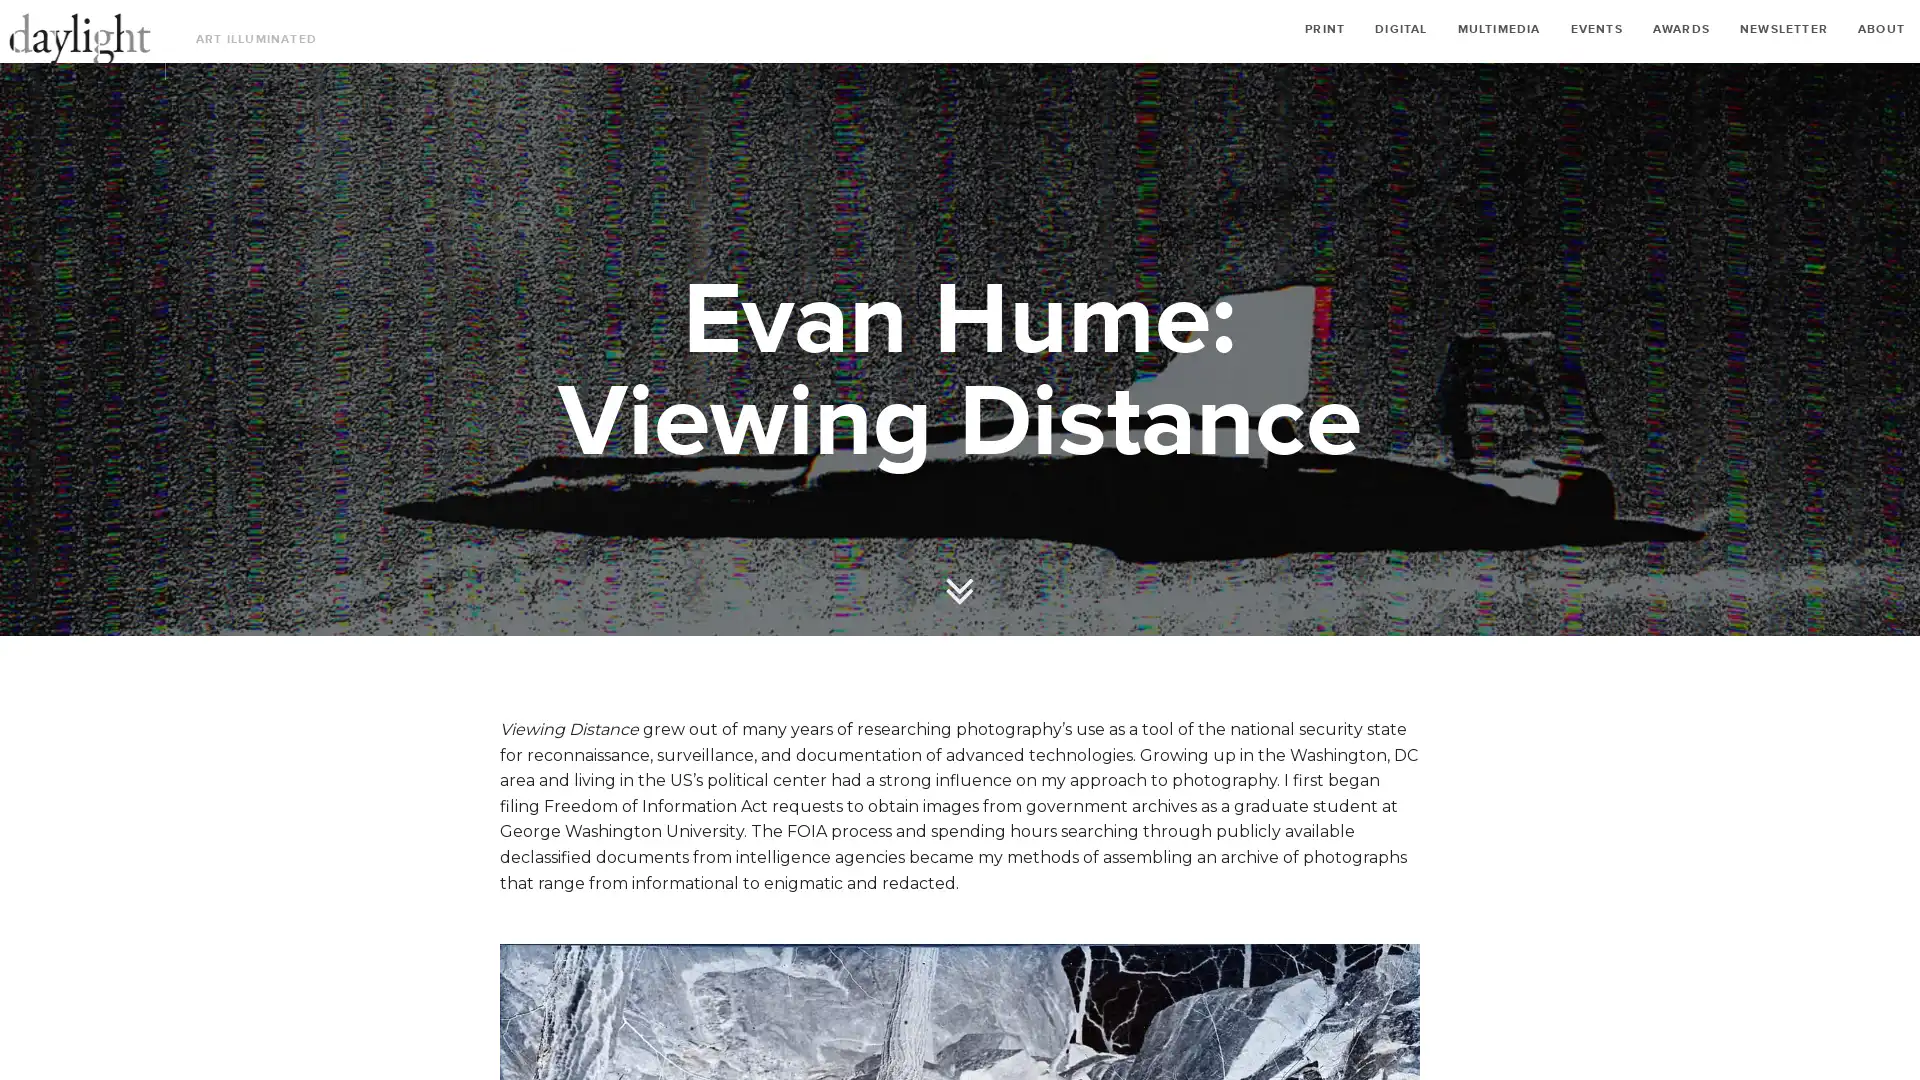  Describe the element at coordinates (1343, 985) in the screenshot. I see `Share on Tumblr` at that location.